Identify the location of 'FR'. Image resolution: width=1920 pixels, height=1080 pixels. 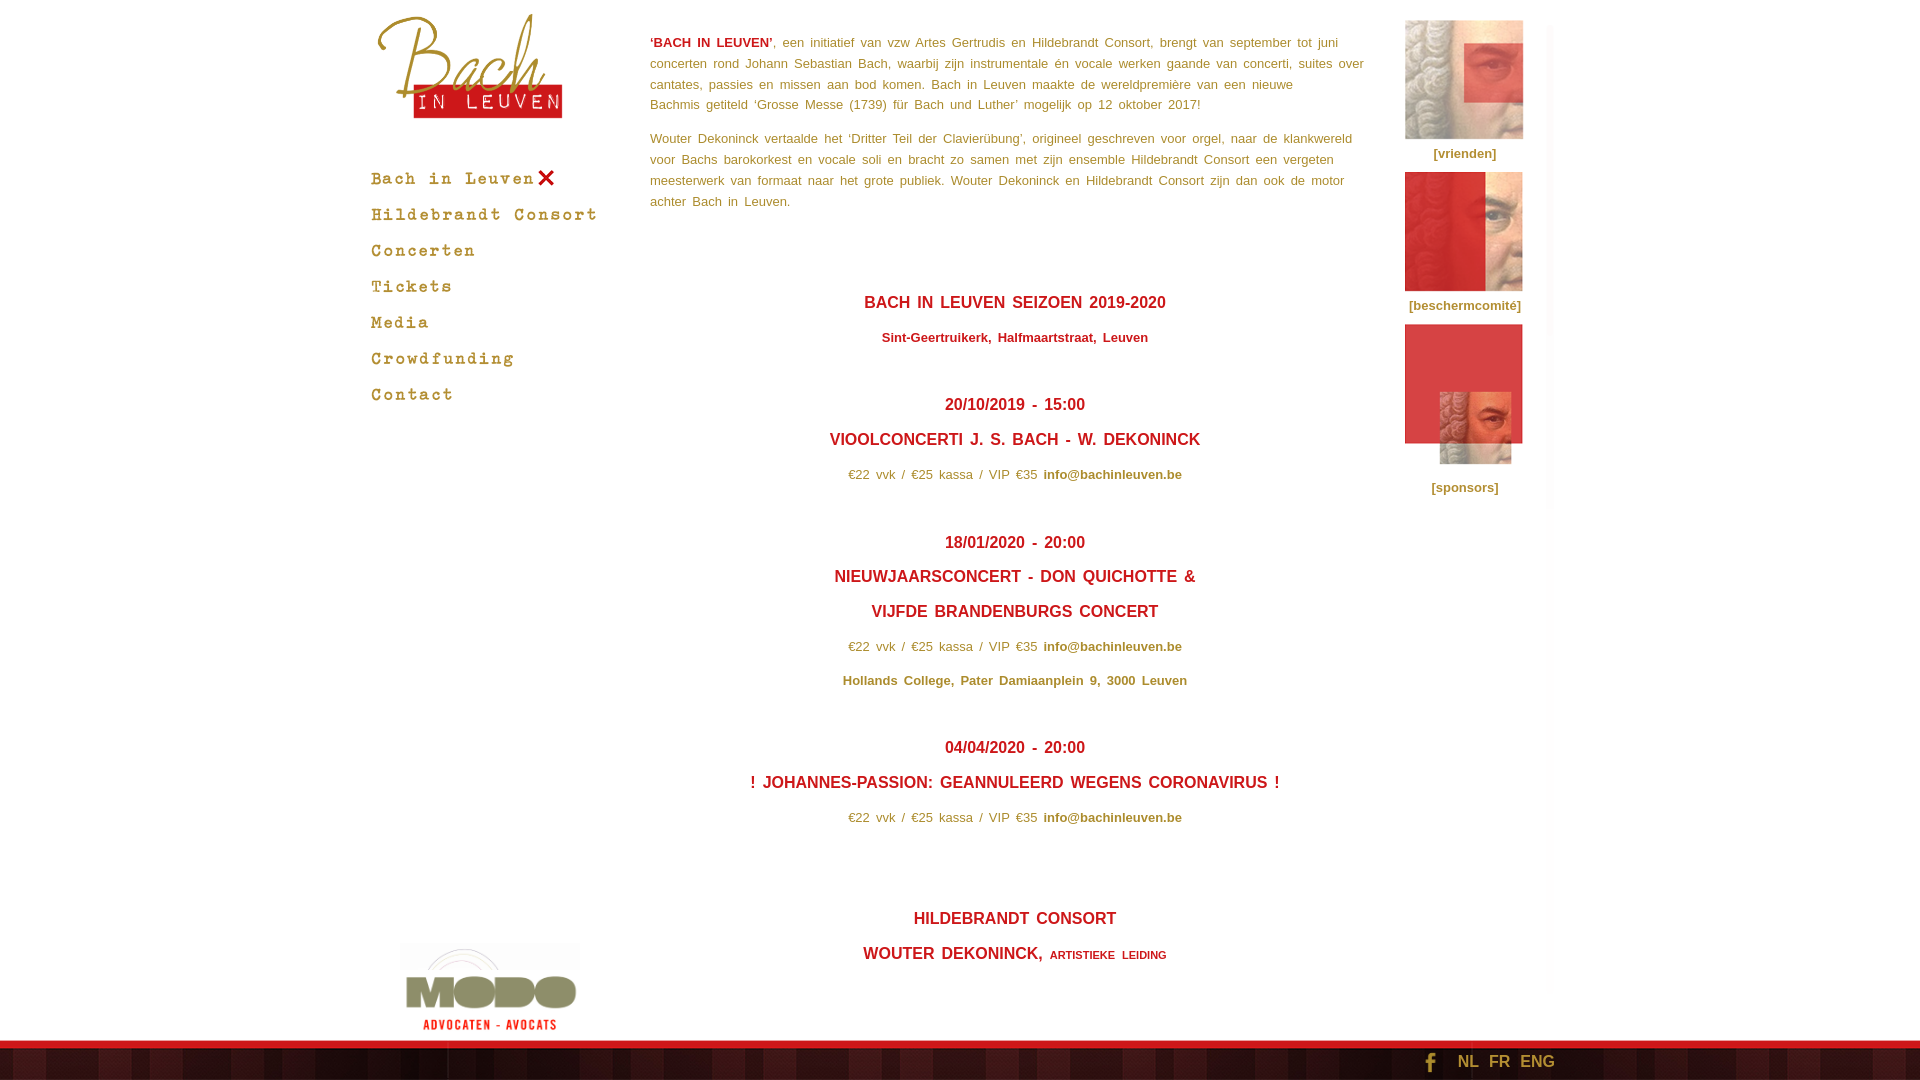
(1494, 1060).